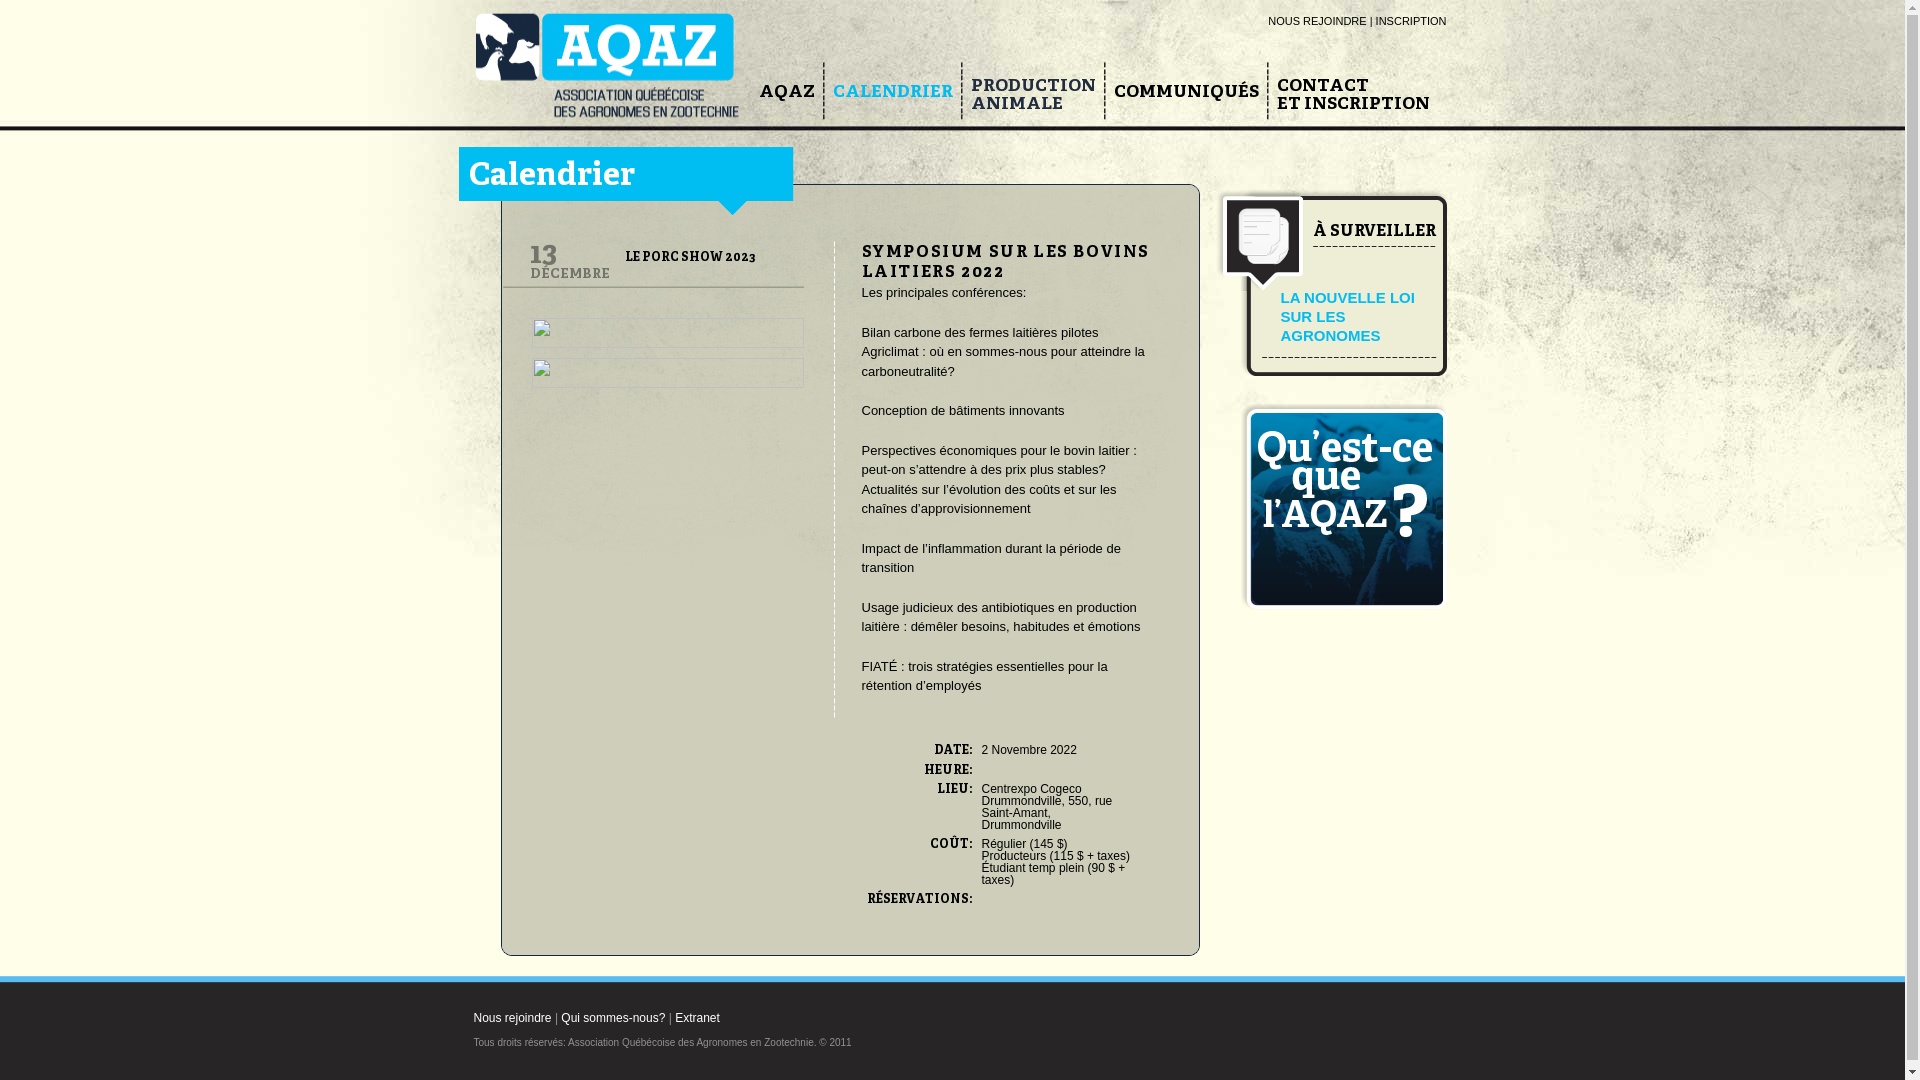 This screenshot has width=1920, height=1080. What do you see at coordinates (1352, 95) in the screenshot?
I see `'CONTACT` at bounding box center [1352, 95].